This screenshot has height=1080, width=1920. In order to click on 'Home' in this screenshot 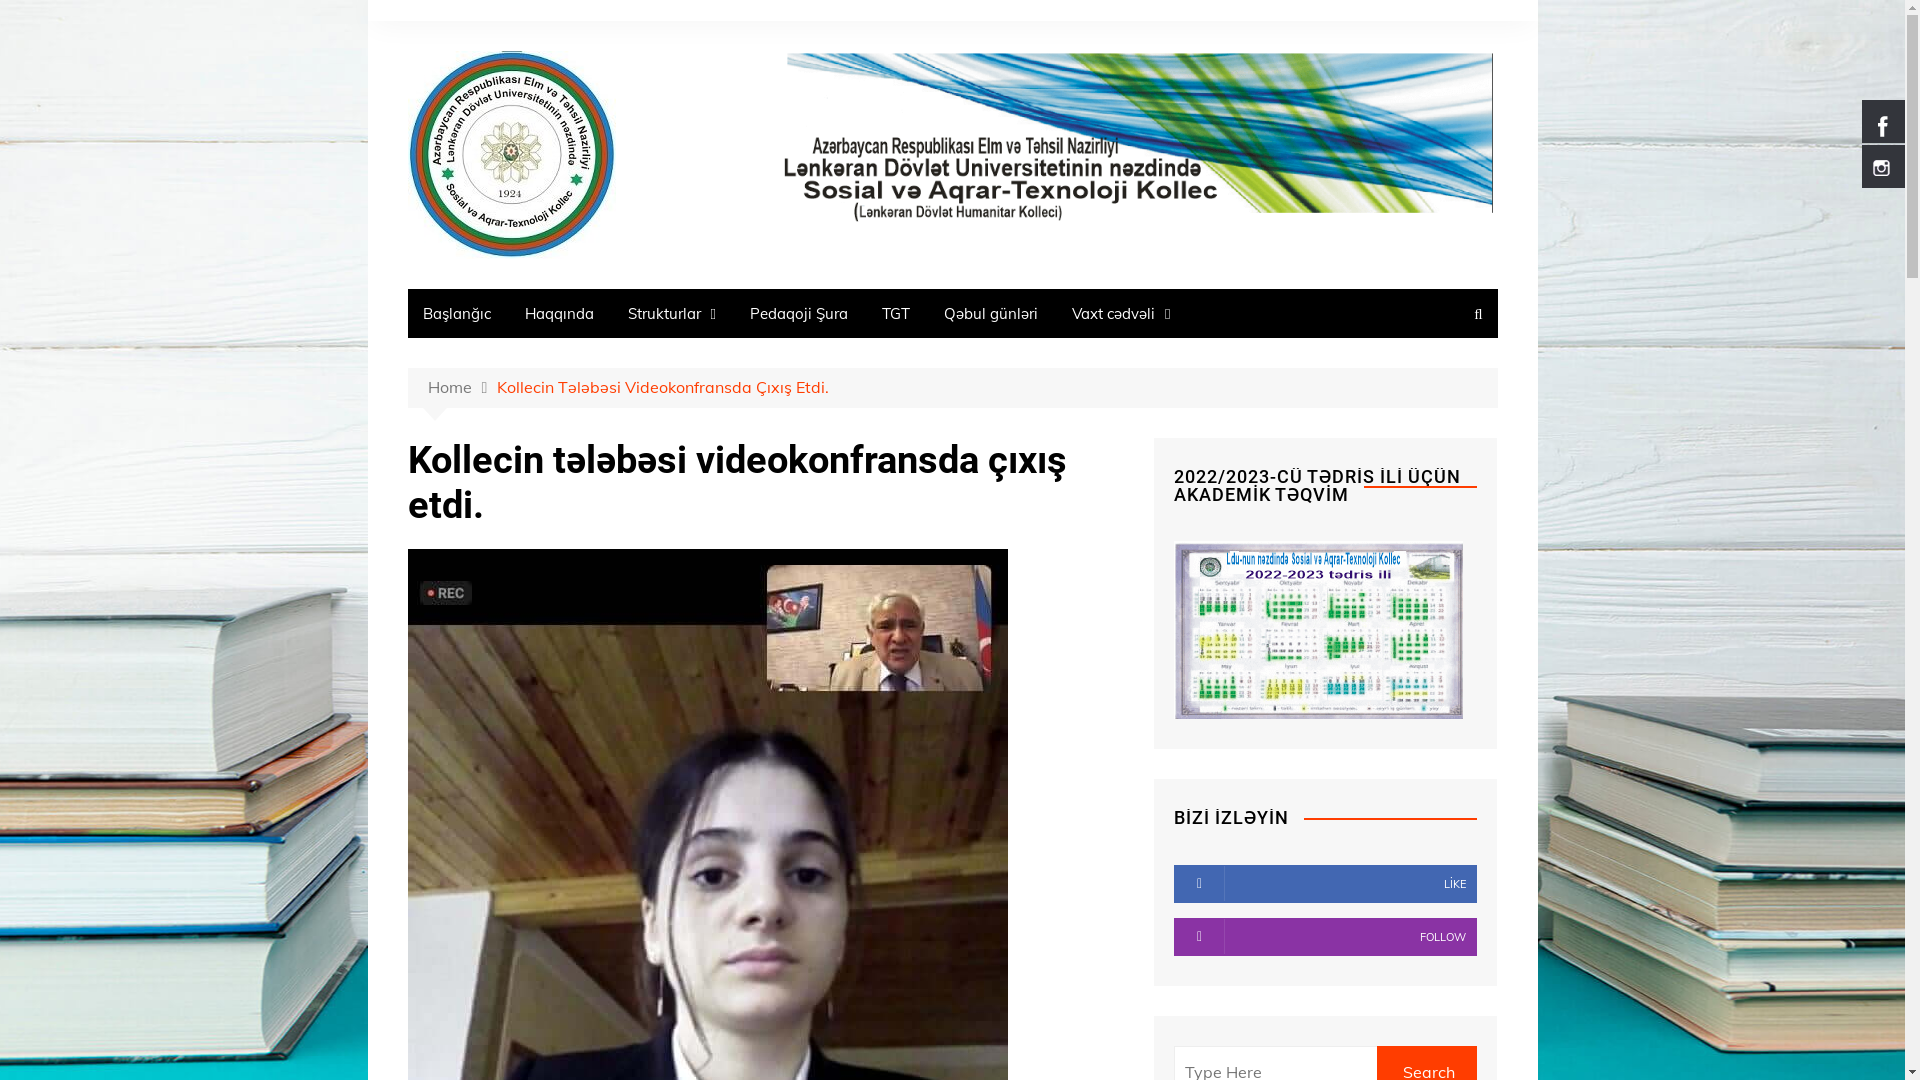, I will do `click(426, 388)`.